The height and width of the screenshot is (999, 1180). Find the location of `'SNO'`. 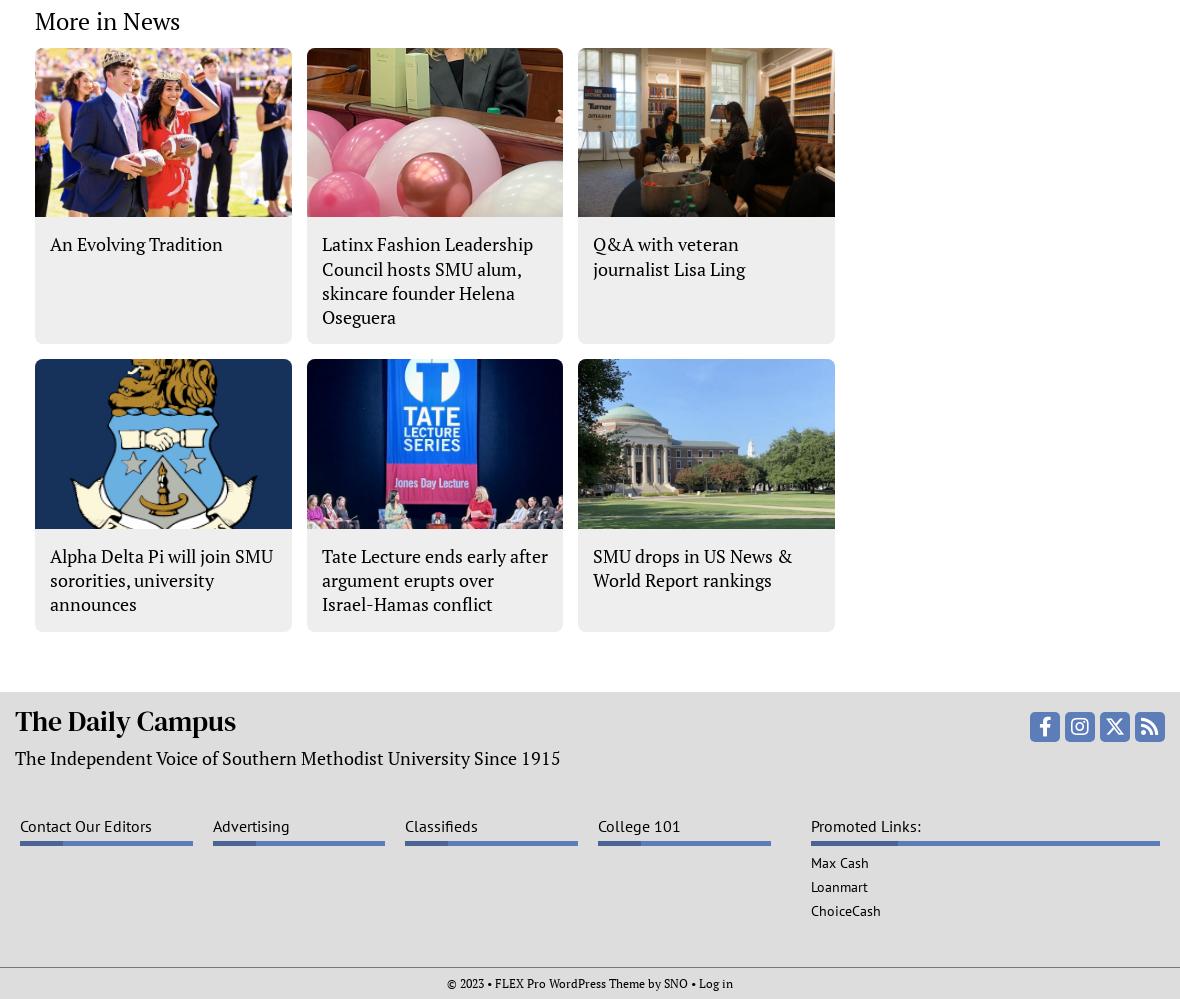

'SNO' is located at coordinates (675, 981).